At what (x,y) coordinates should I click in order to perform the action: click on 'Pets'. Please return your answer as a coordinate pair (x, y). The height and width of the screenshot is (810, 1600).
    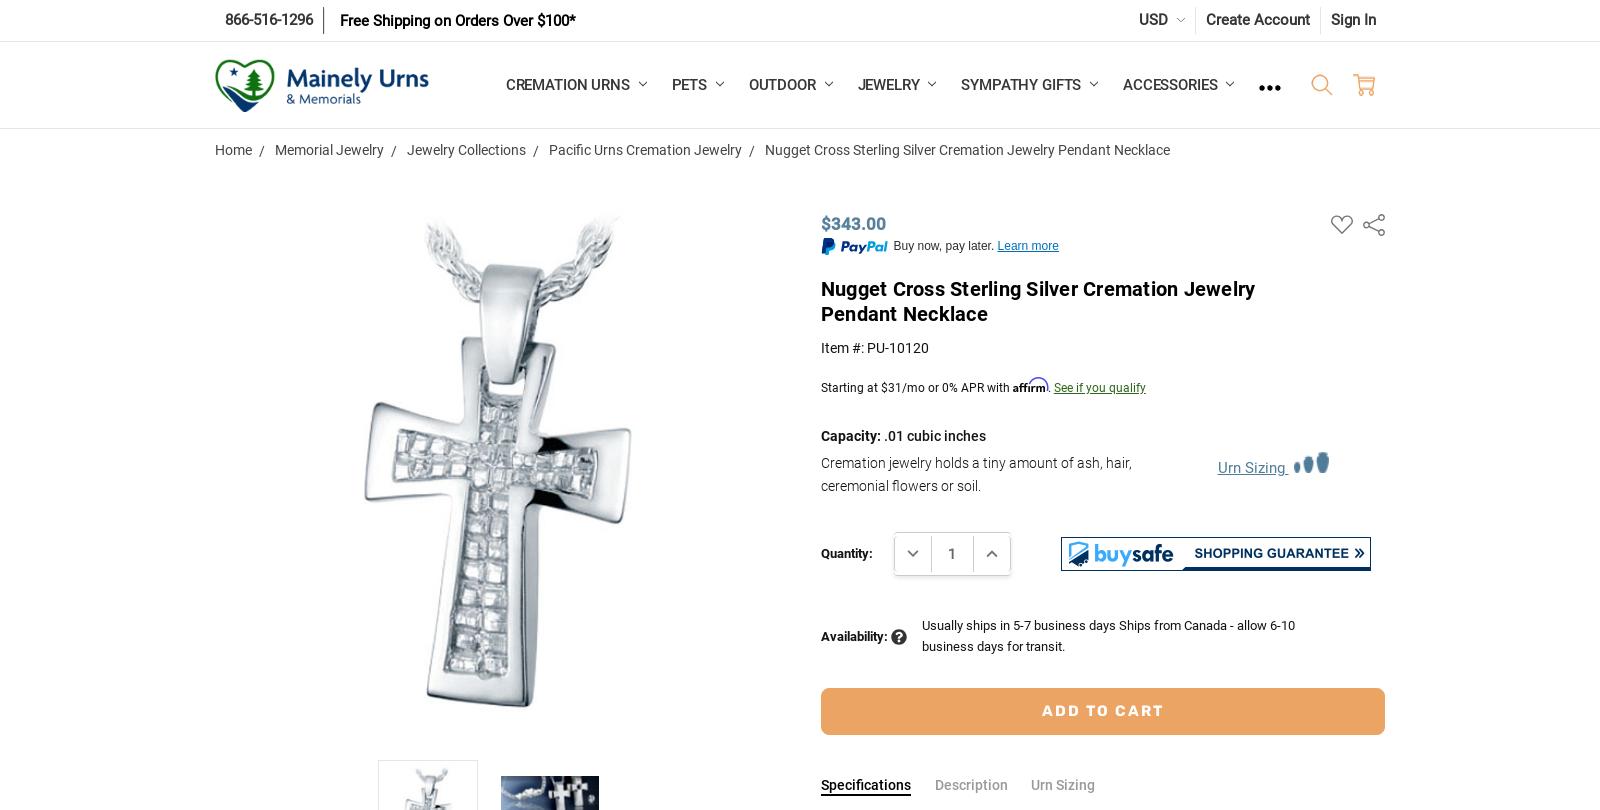
    Looking at the image, I should click on (690, 84).